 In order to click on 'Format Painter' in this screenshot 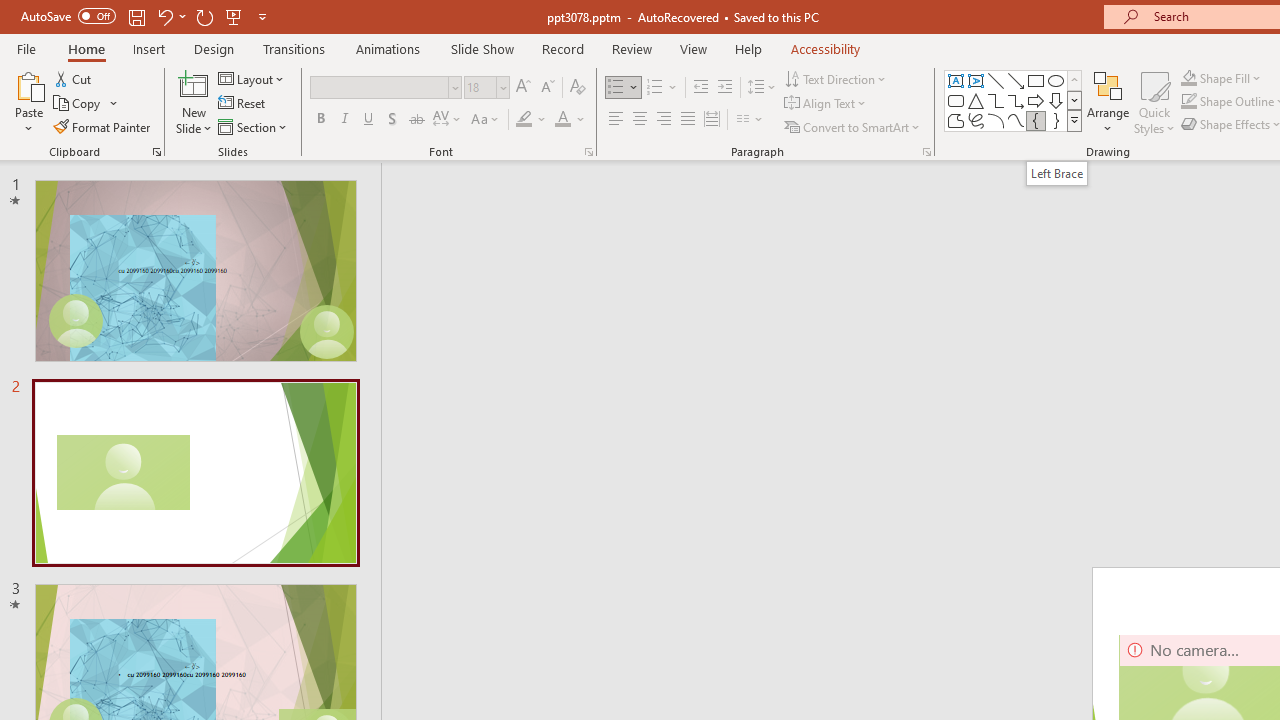, I will do `click(102, 127)`.